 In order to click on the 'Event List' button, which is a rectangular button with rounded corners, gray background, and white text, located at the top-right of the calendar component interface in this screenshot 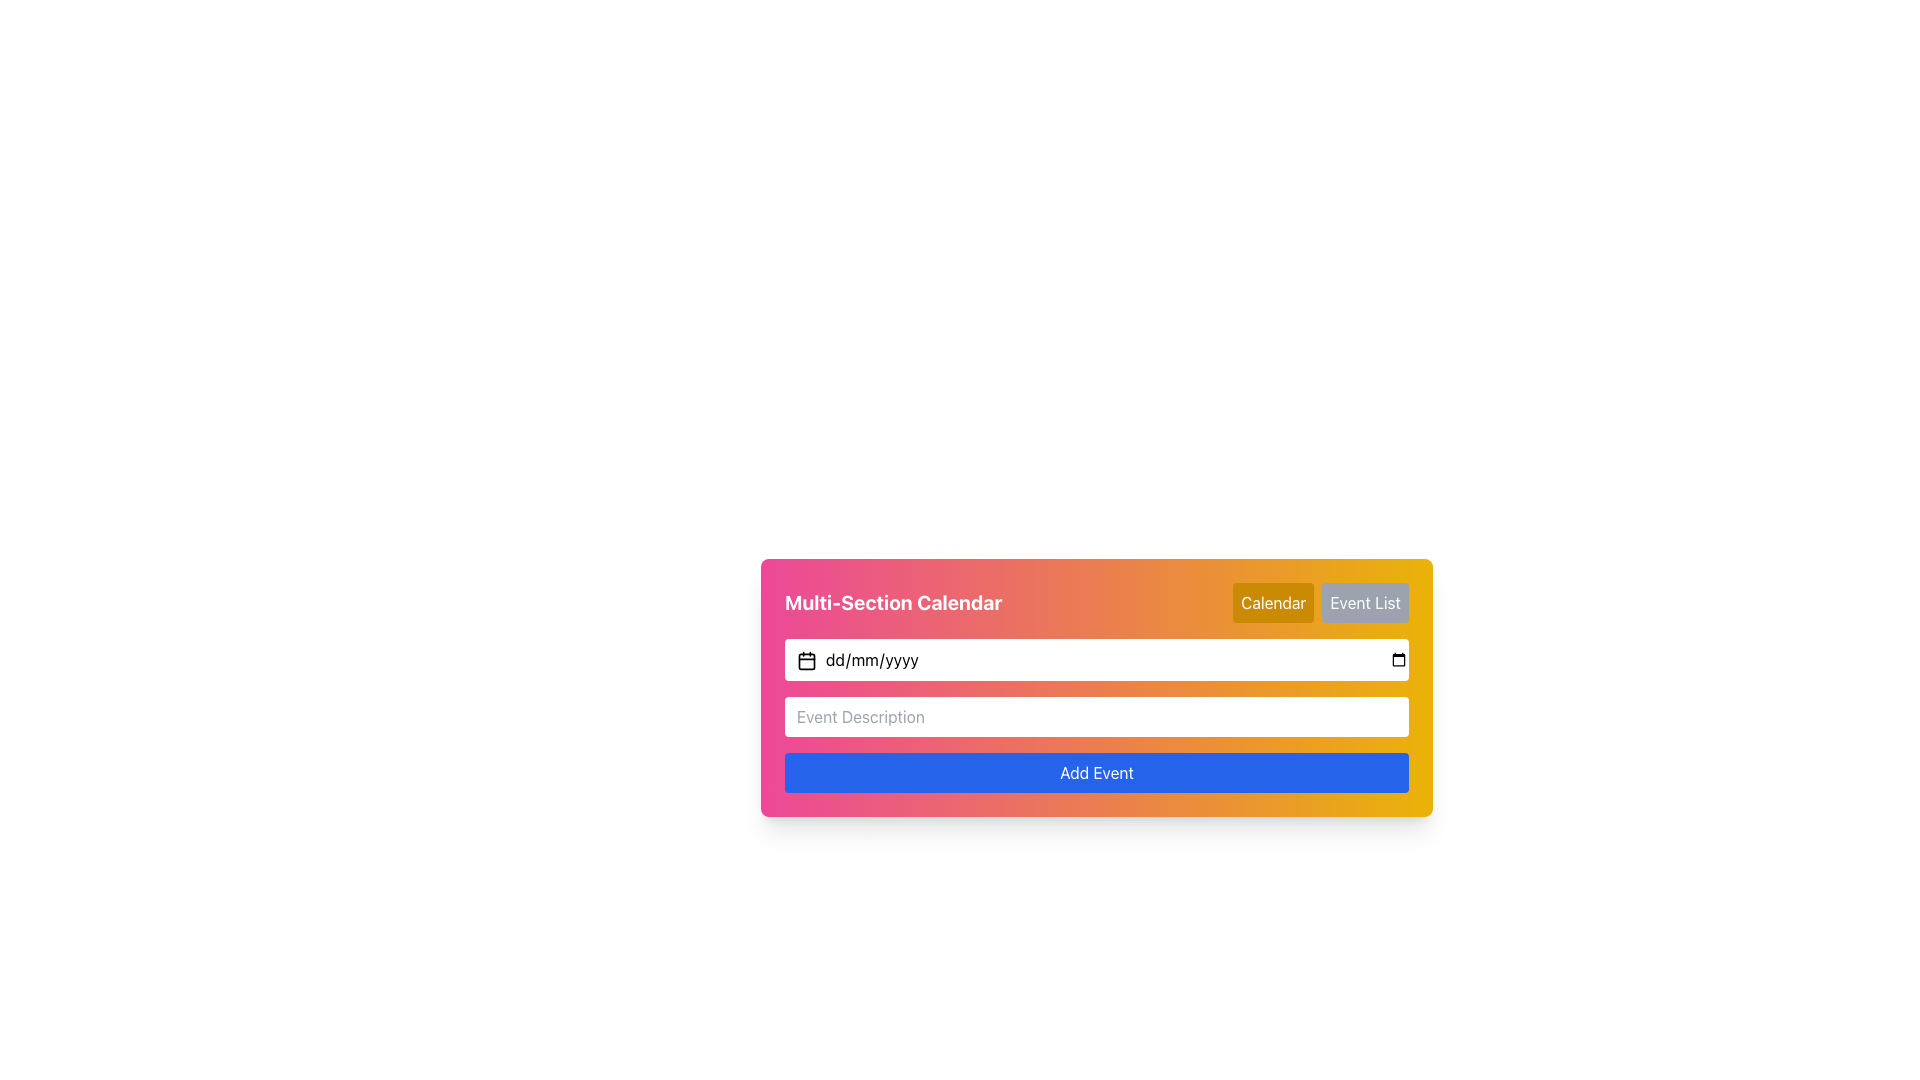, I will do `click(1364, 601)`.